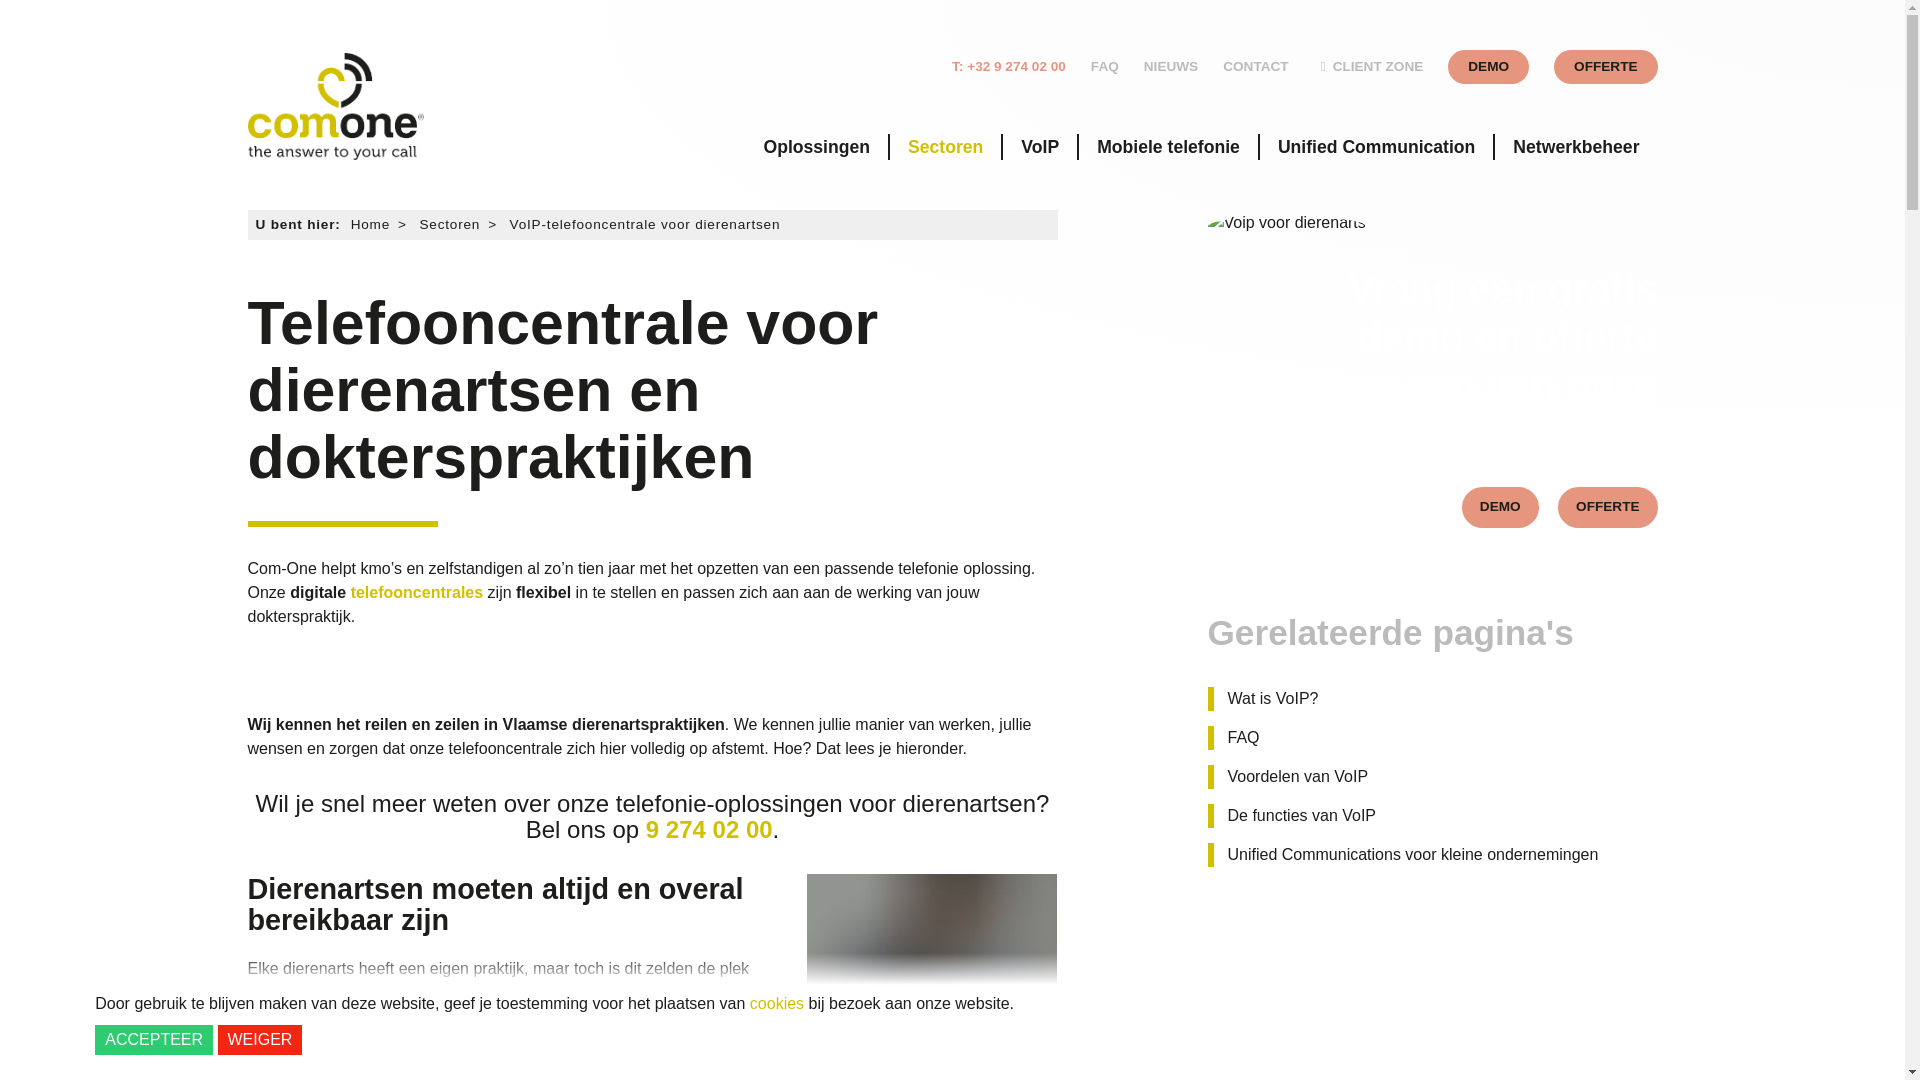  I want to click on 'Oplossingen', so click(816, 145).